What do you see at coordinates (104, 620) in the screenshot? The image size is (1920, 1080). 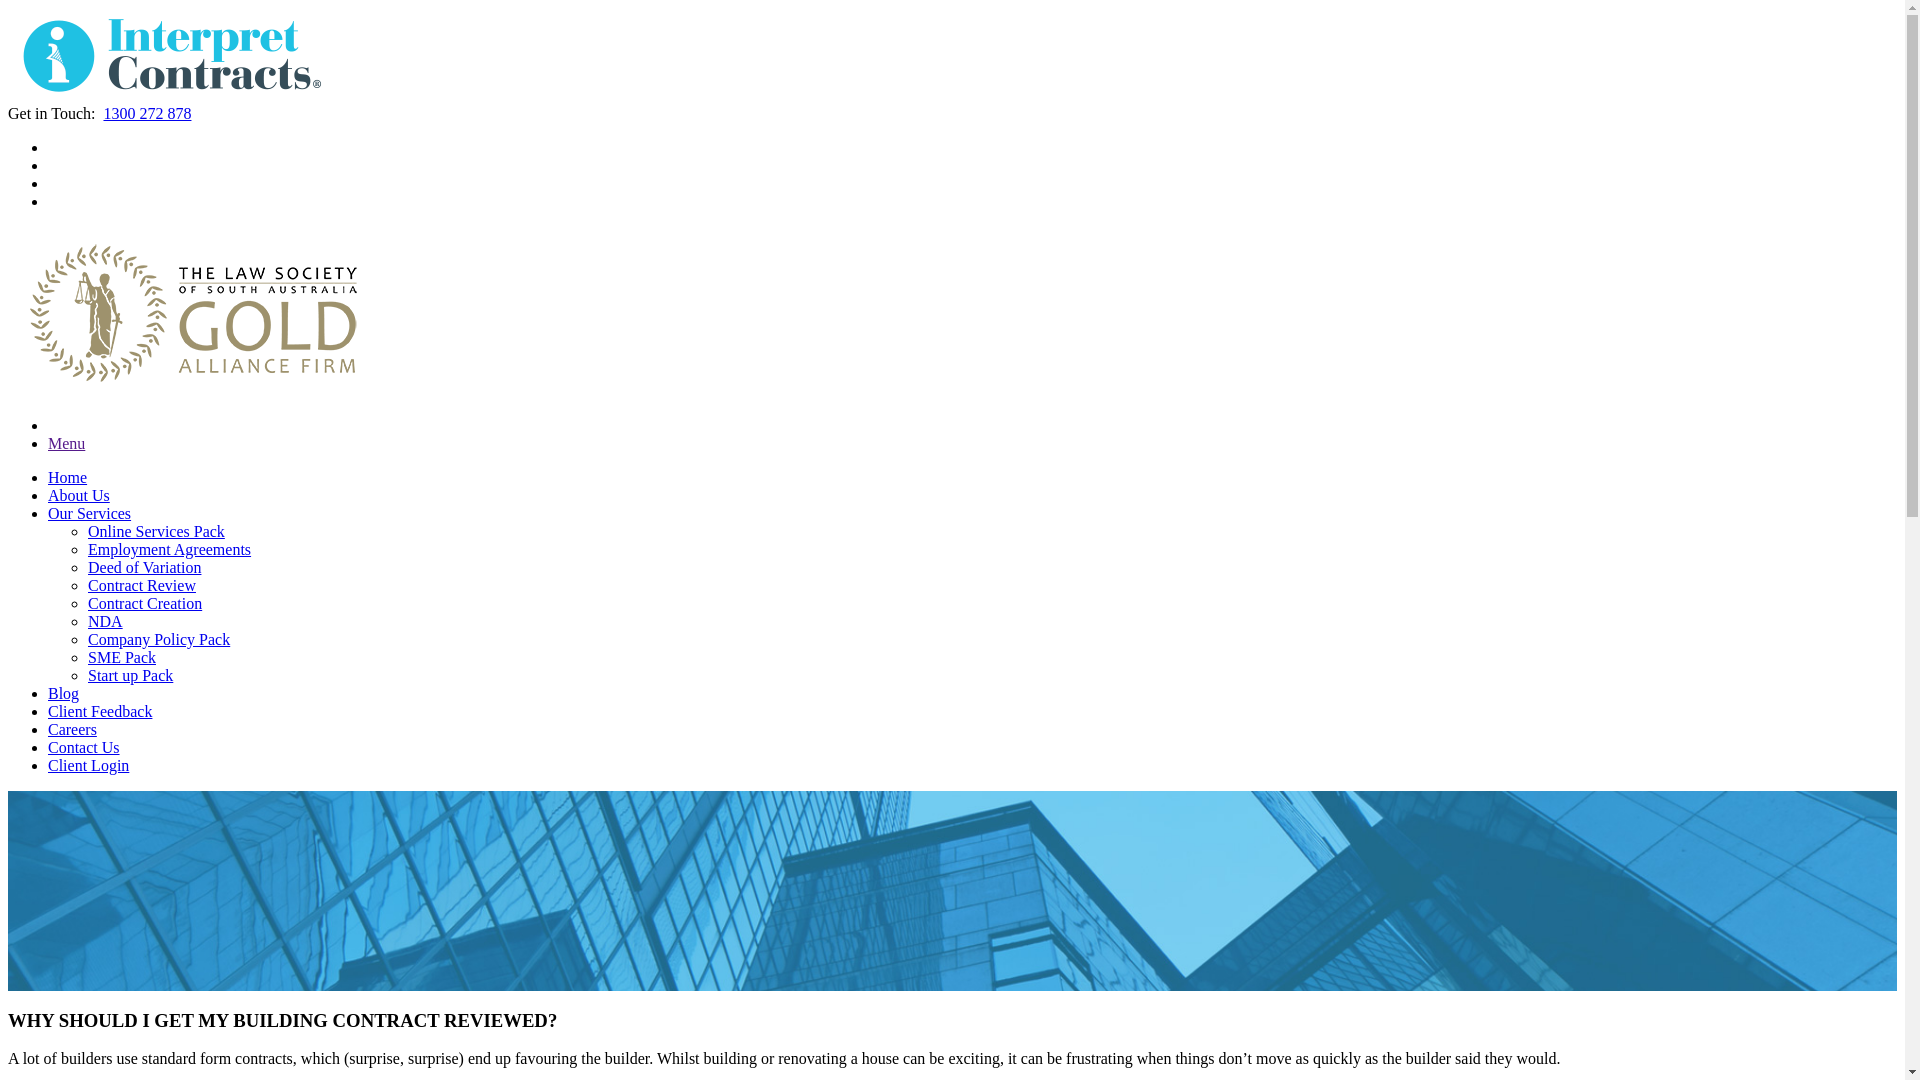 I see `'NDA'` at bounding box center [104, 620].